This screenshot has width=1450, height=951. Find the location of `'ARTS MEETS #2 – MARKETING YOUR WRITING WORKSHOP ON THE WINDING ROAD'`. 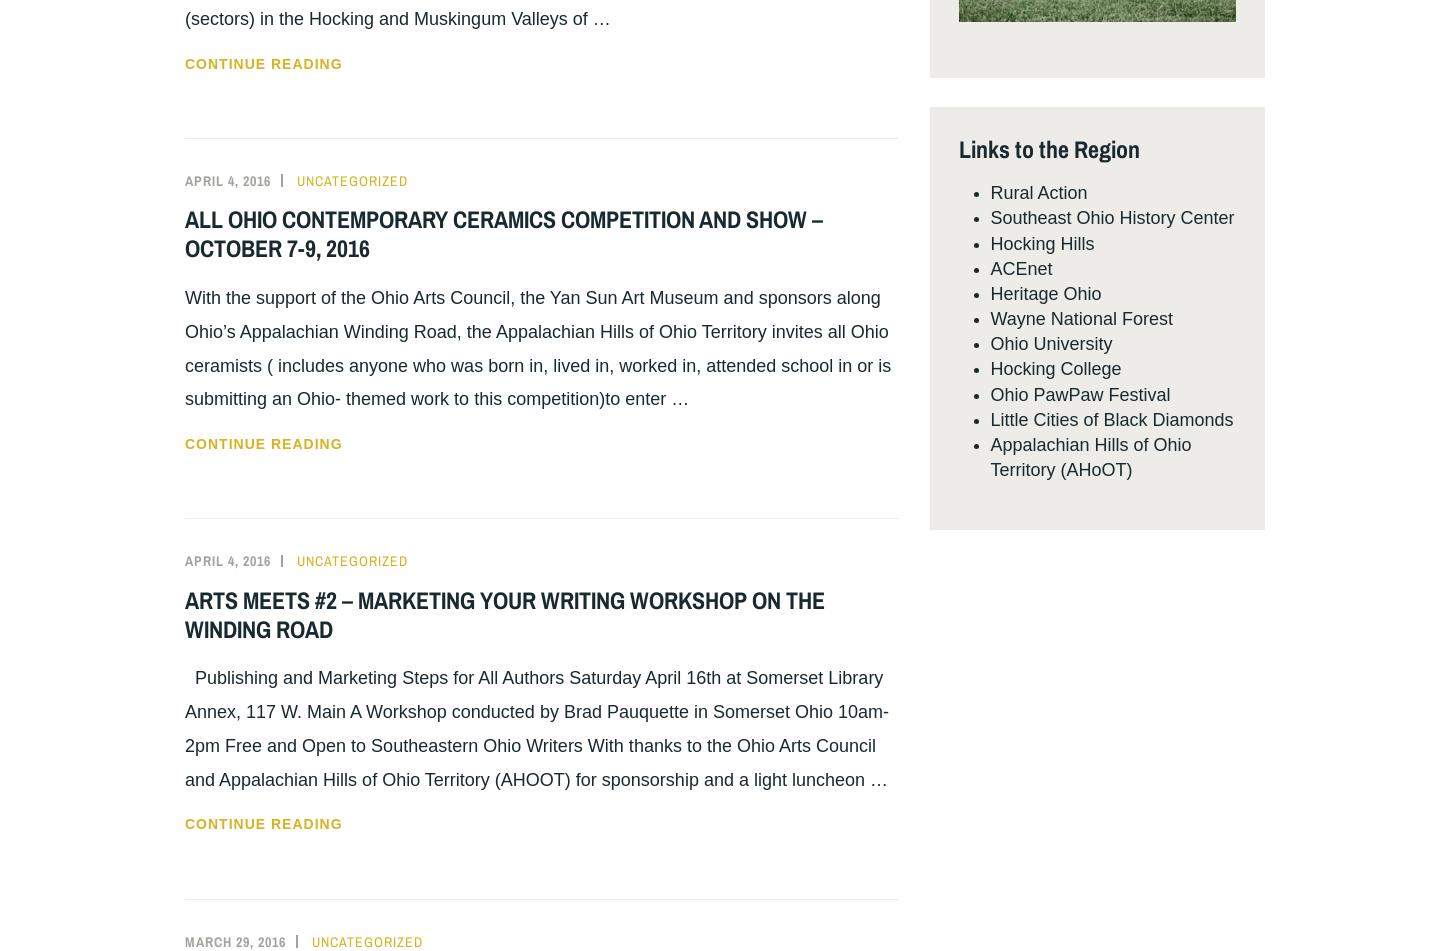

'ARTS MEETS #2 – MARKETING YOUR WRITING WORKSHOP ON THE WINDING ROAD' is located at coordinates (505, 612).